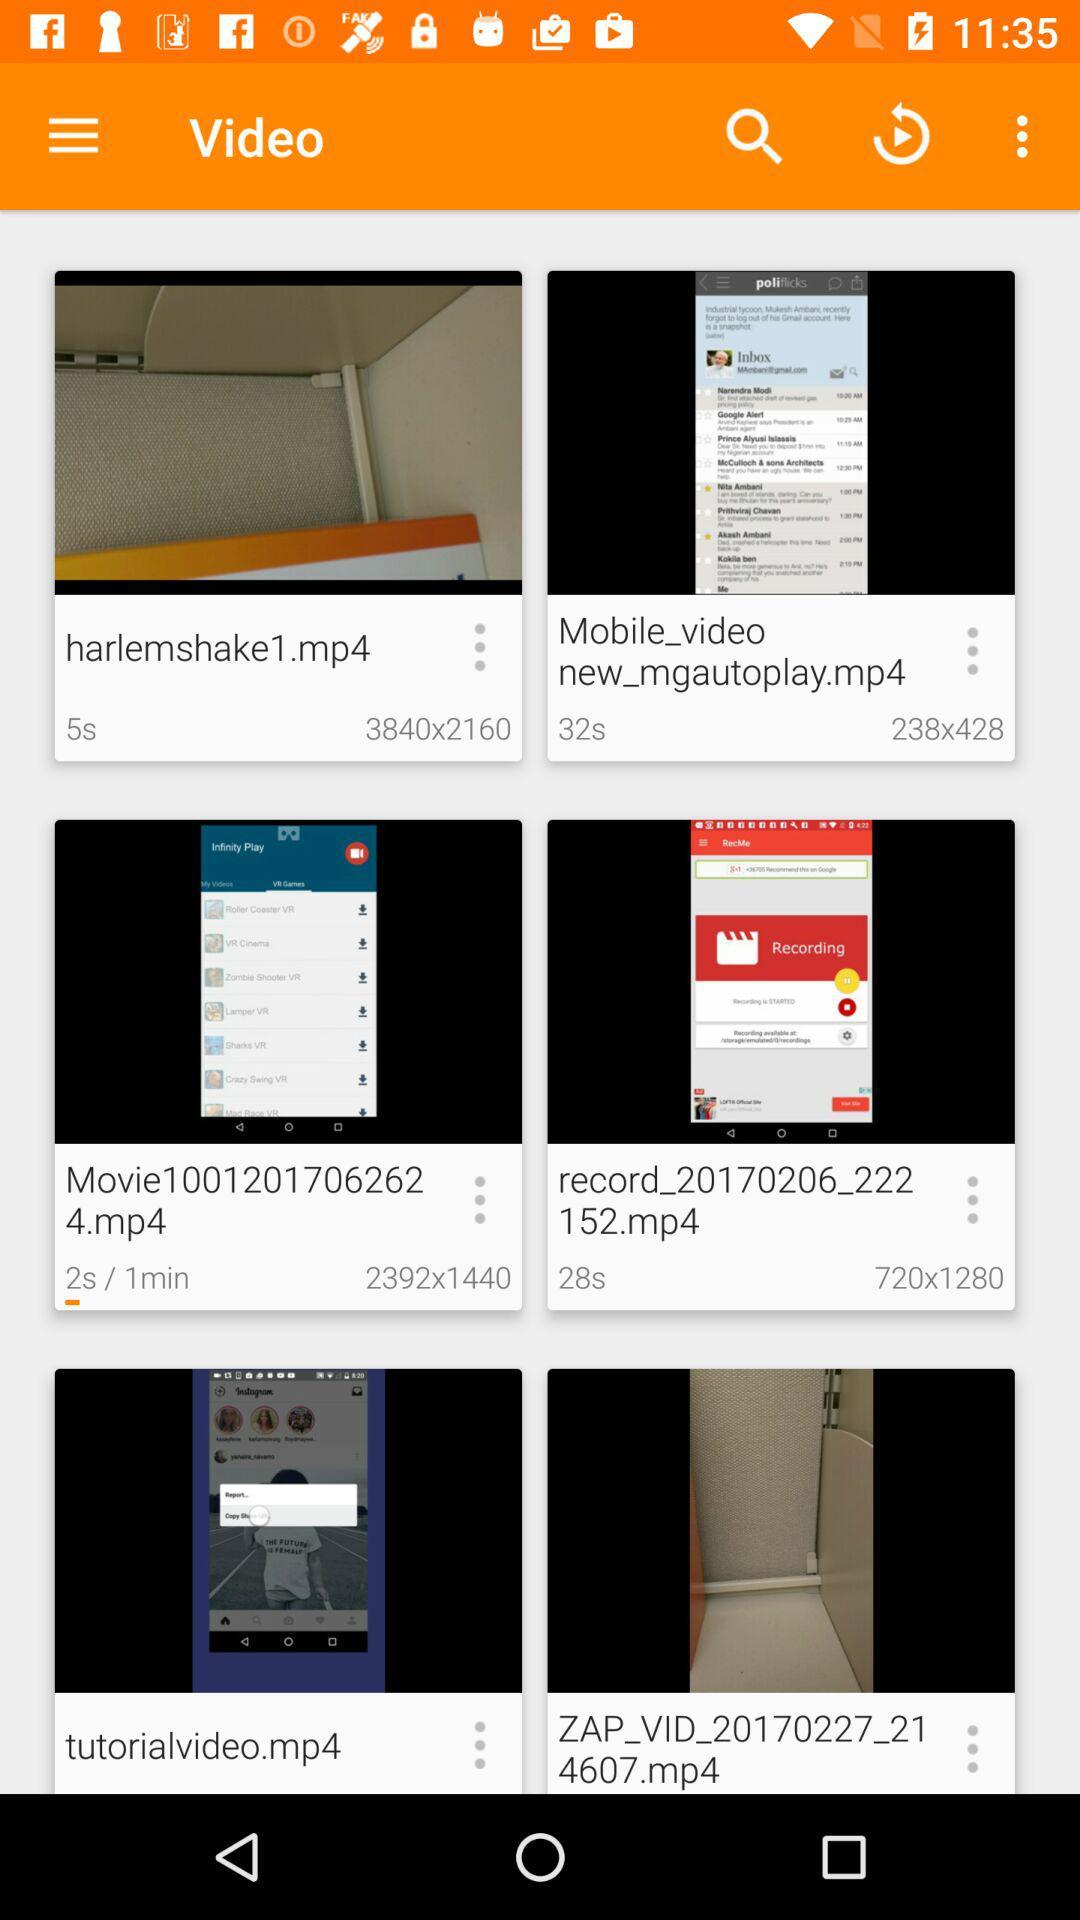 The width and height of the screenshot is (1080, 1920). What do you see at coordinates (72, 135) in the screenshot?
I see `the icon next to video` at bounding box center [72, 135].